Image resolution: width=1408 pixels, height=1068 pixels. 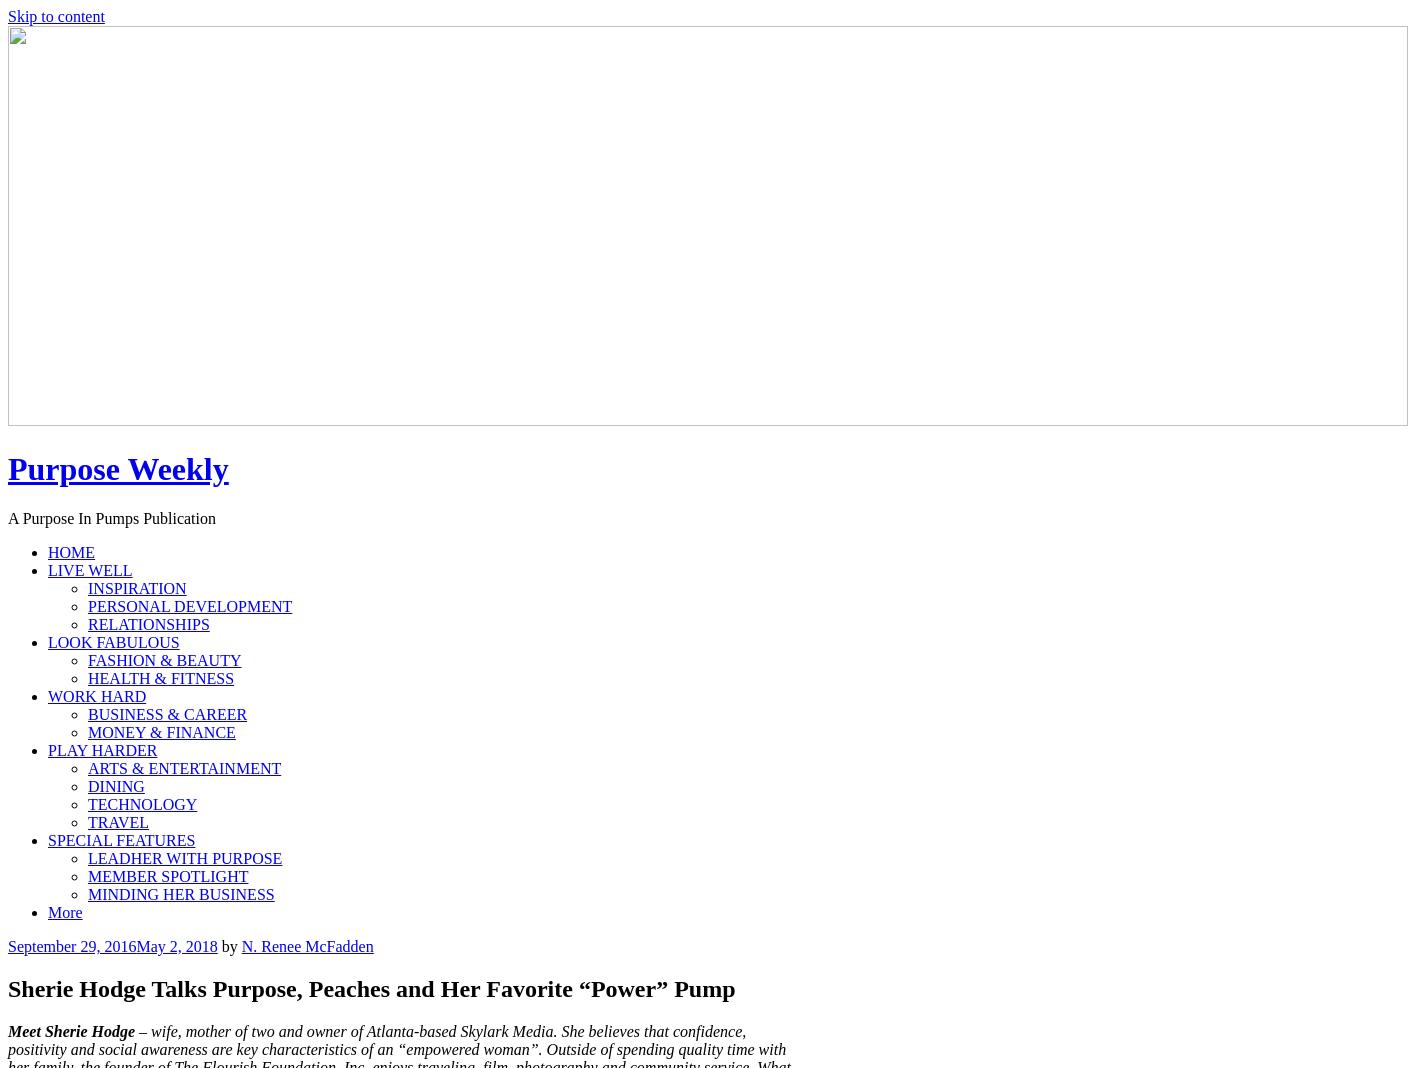 I want to click on 'N. Renee McFadden', so click(x=306, y=945).